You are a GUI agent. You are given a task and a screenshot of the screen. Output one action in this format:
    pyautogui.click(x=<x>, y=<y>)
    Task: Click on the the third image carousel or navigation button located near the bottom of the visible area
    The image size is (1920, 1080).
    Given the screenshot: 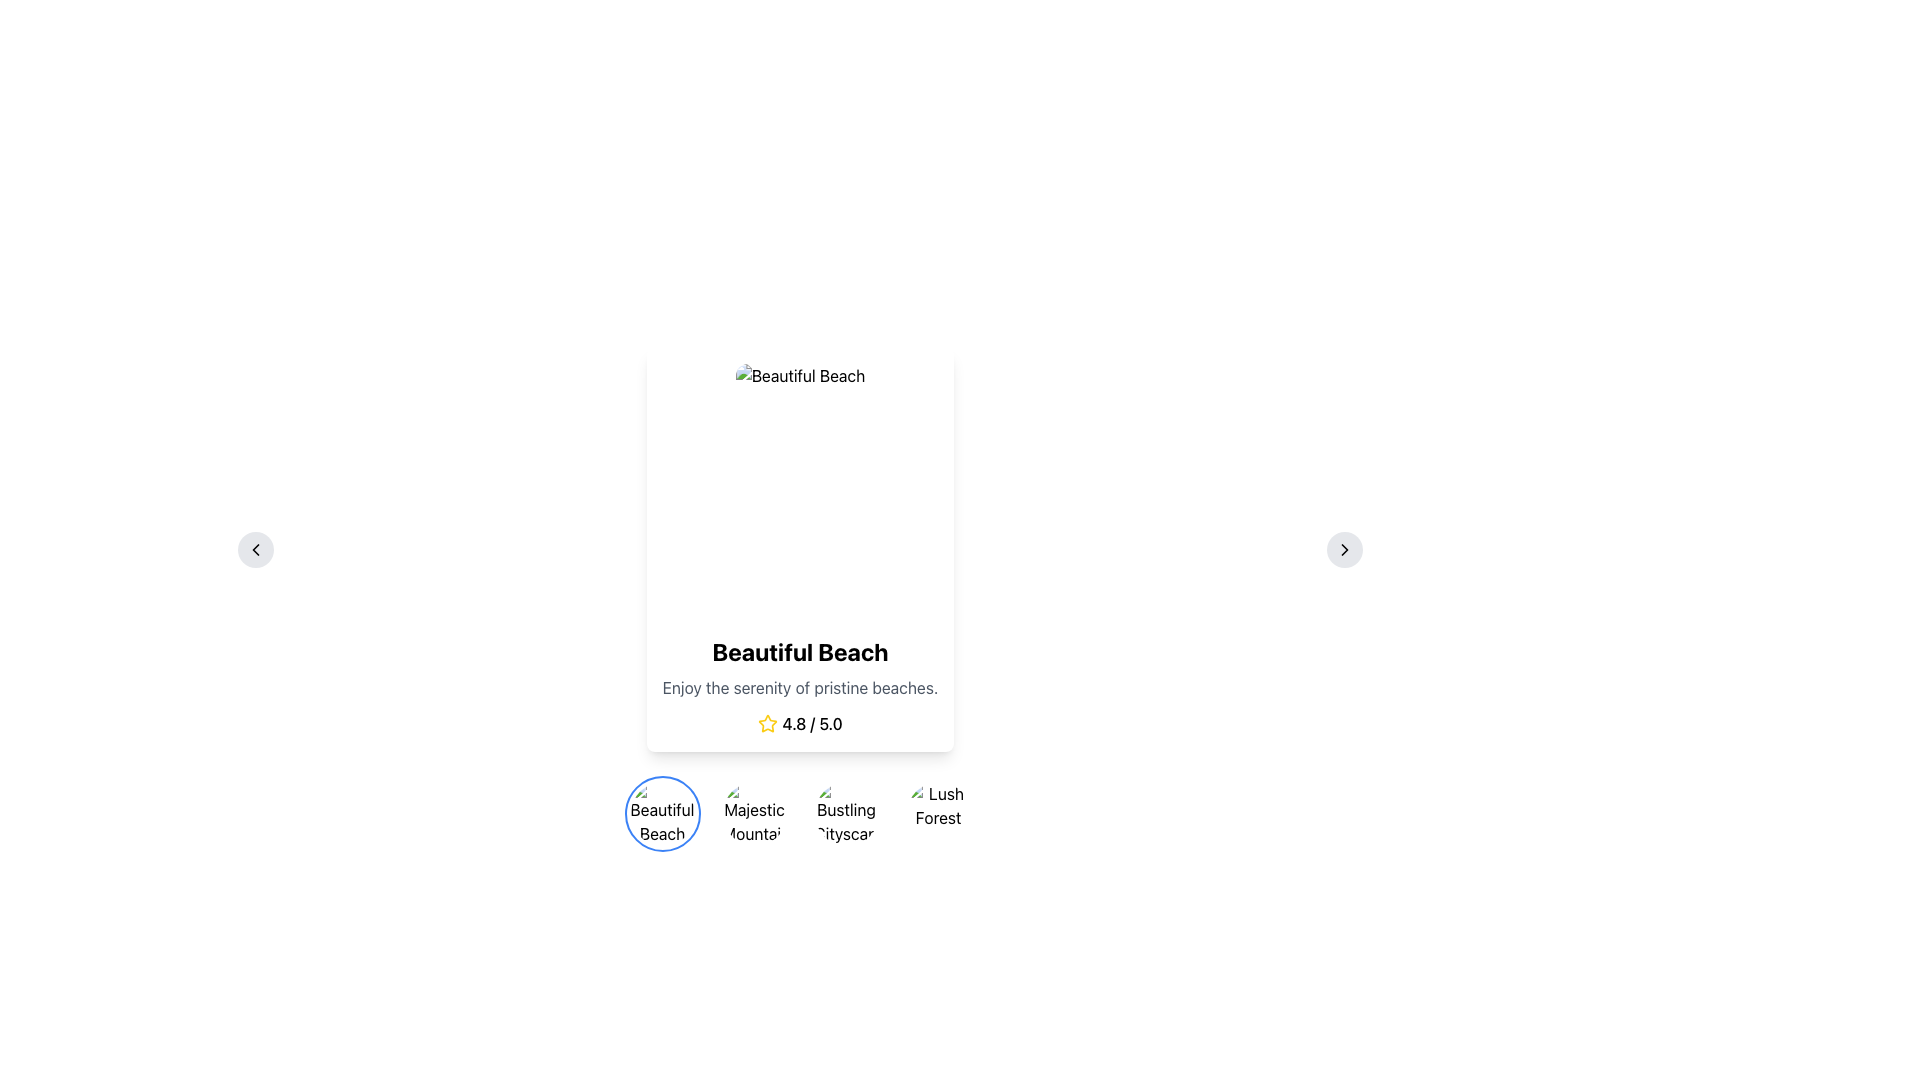 What is the action you would take?
    pyautogui.click(x=800, y=813)
    